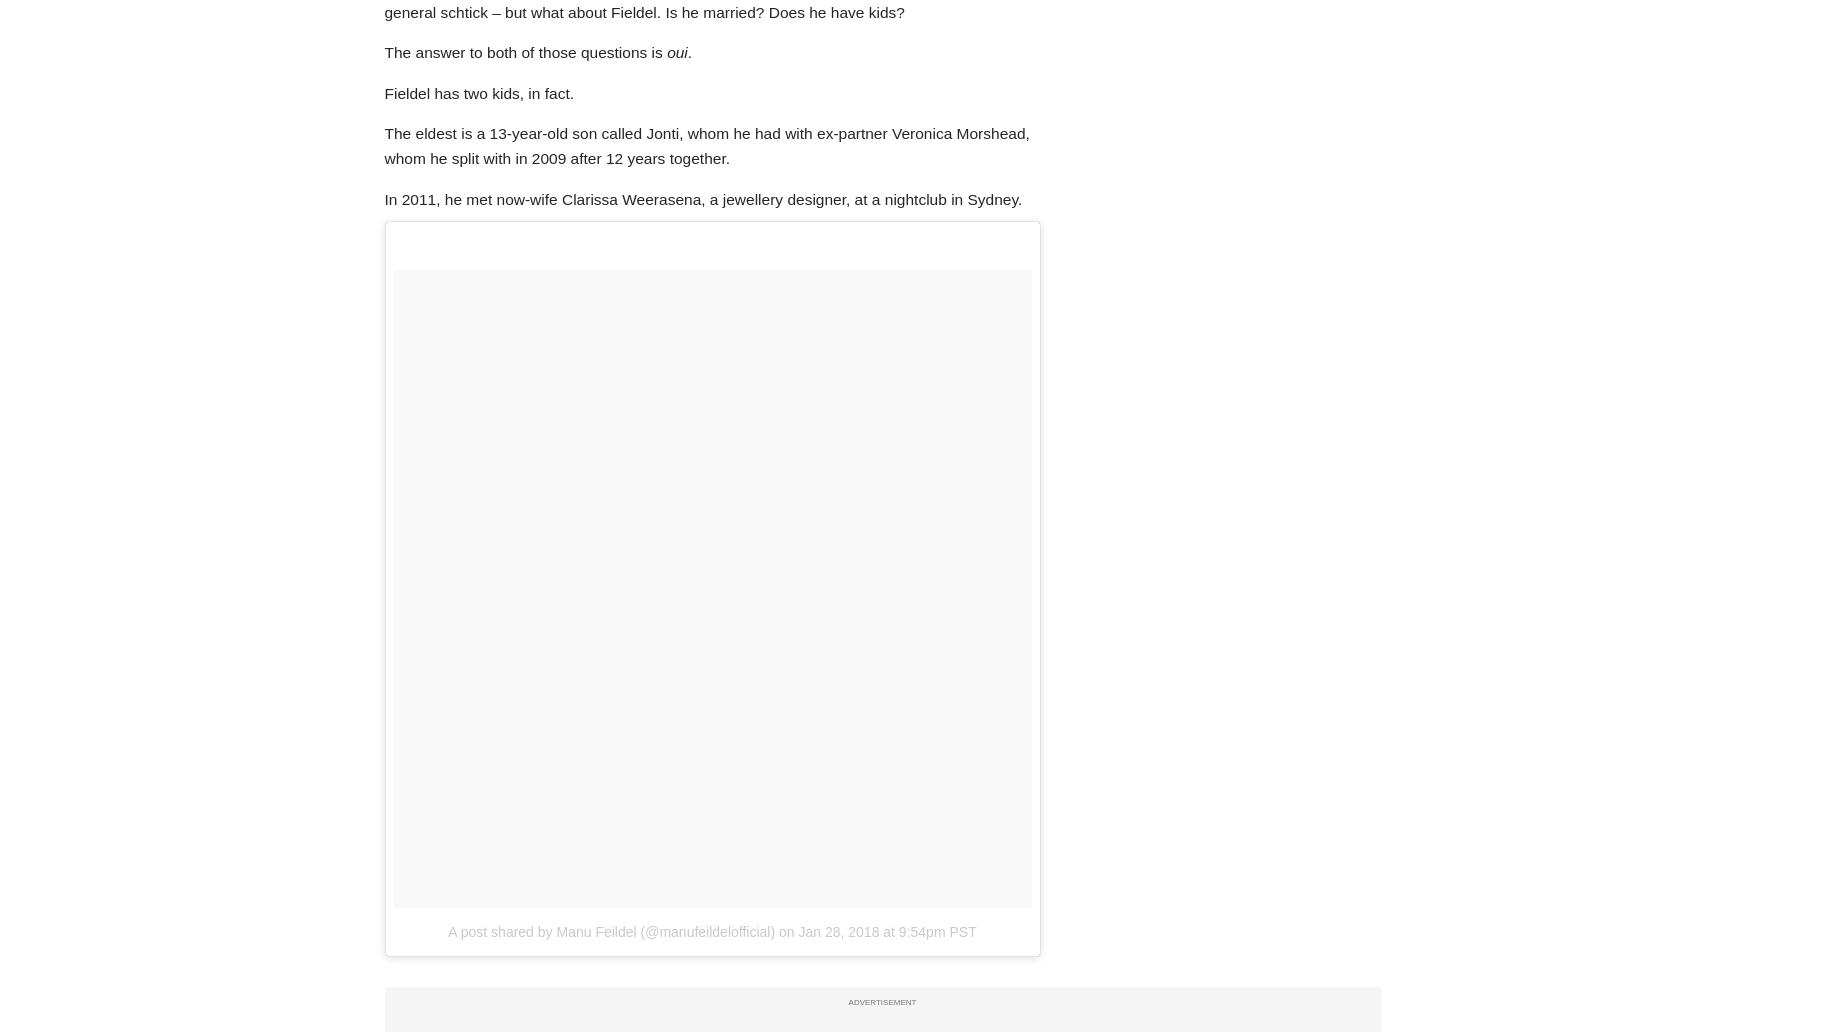 Image resolution: width=1843 pixels, height=1032 pixels. What do you see at coordinates (705, 145) in the screenshot?
I see `'The eldest is a 13-year-old son called Jonti, whom he had with ex-partner Veronica Morshead, whom he split with in 2009 after 12 years together.'` at bounding box center [705, 145].